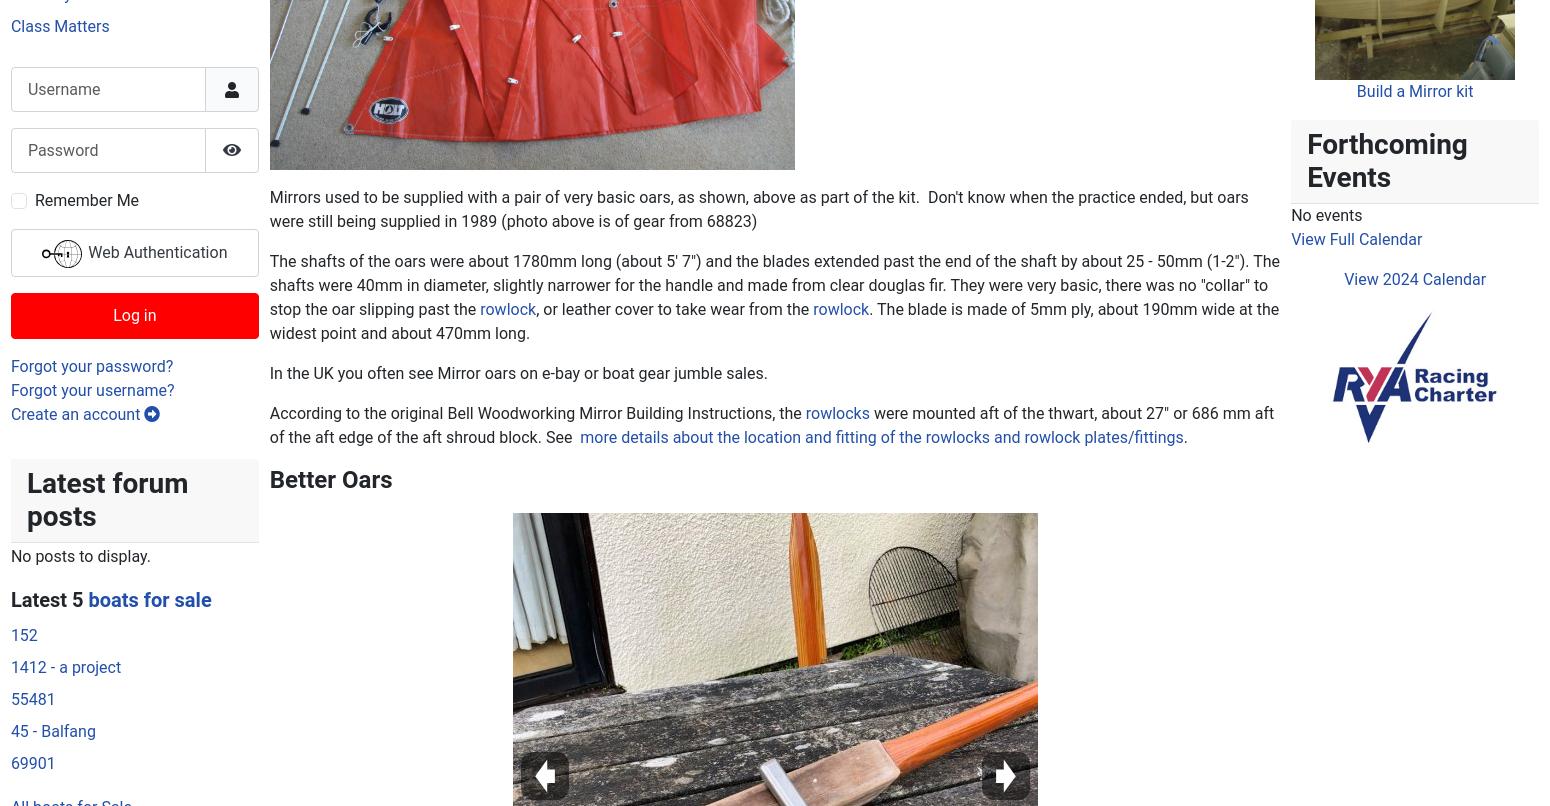  What do you see at coordinates (879, 50) in the screenshot?
I see `'more details about the location and fitting of the rowlocks and rowlock plates/fittings'` at bounding box center [879, 50].